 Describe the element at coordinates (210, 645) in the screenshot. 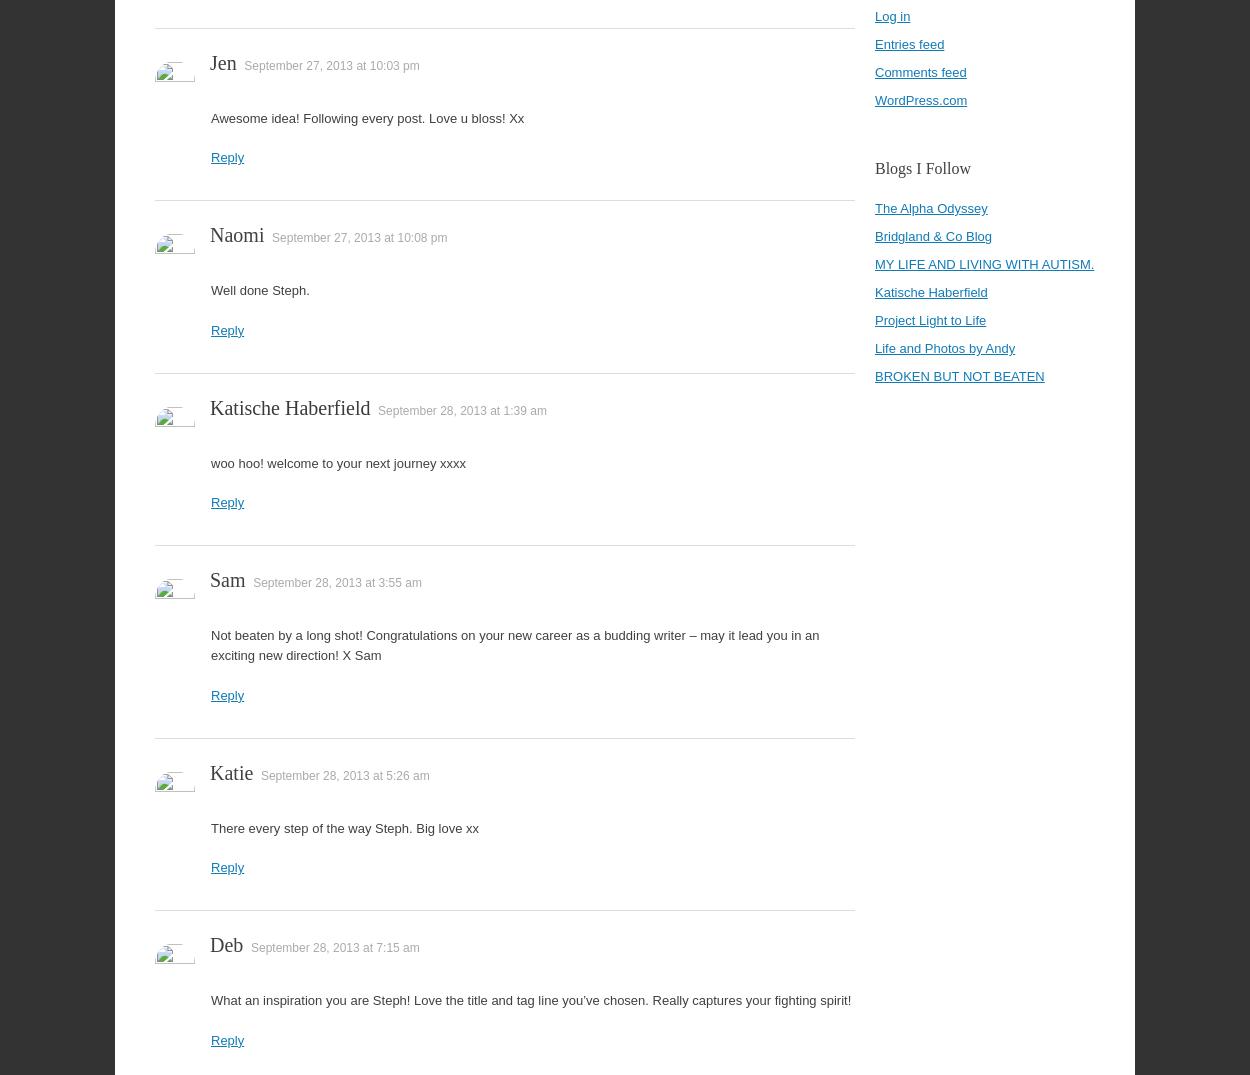

I see `'Not beaten by a long shot!  Congratulations on your new career as a budding writer – may it lead you in an exciting new direction! X Sam'` at that location.